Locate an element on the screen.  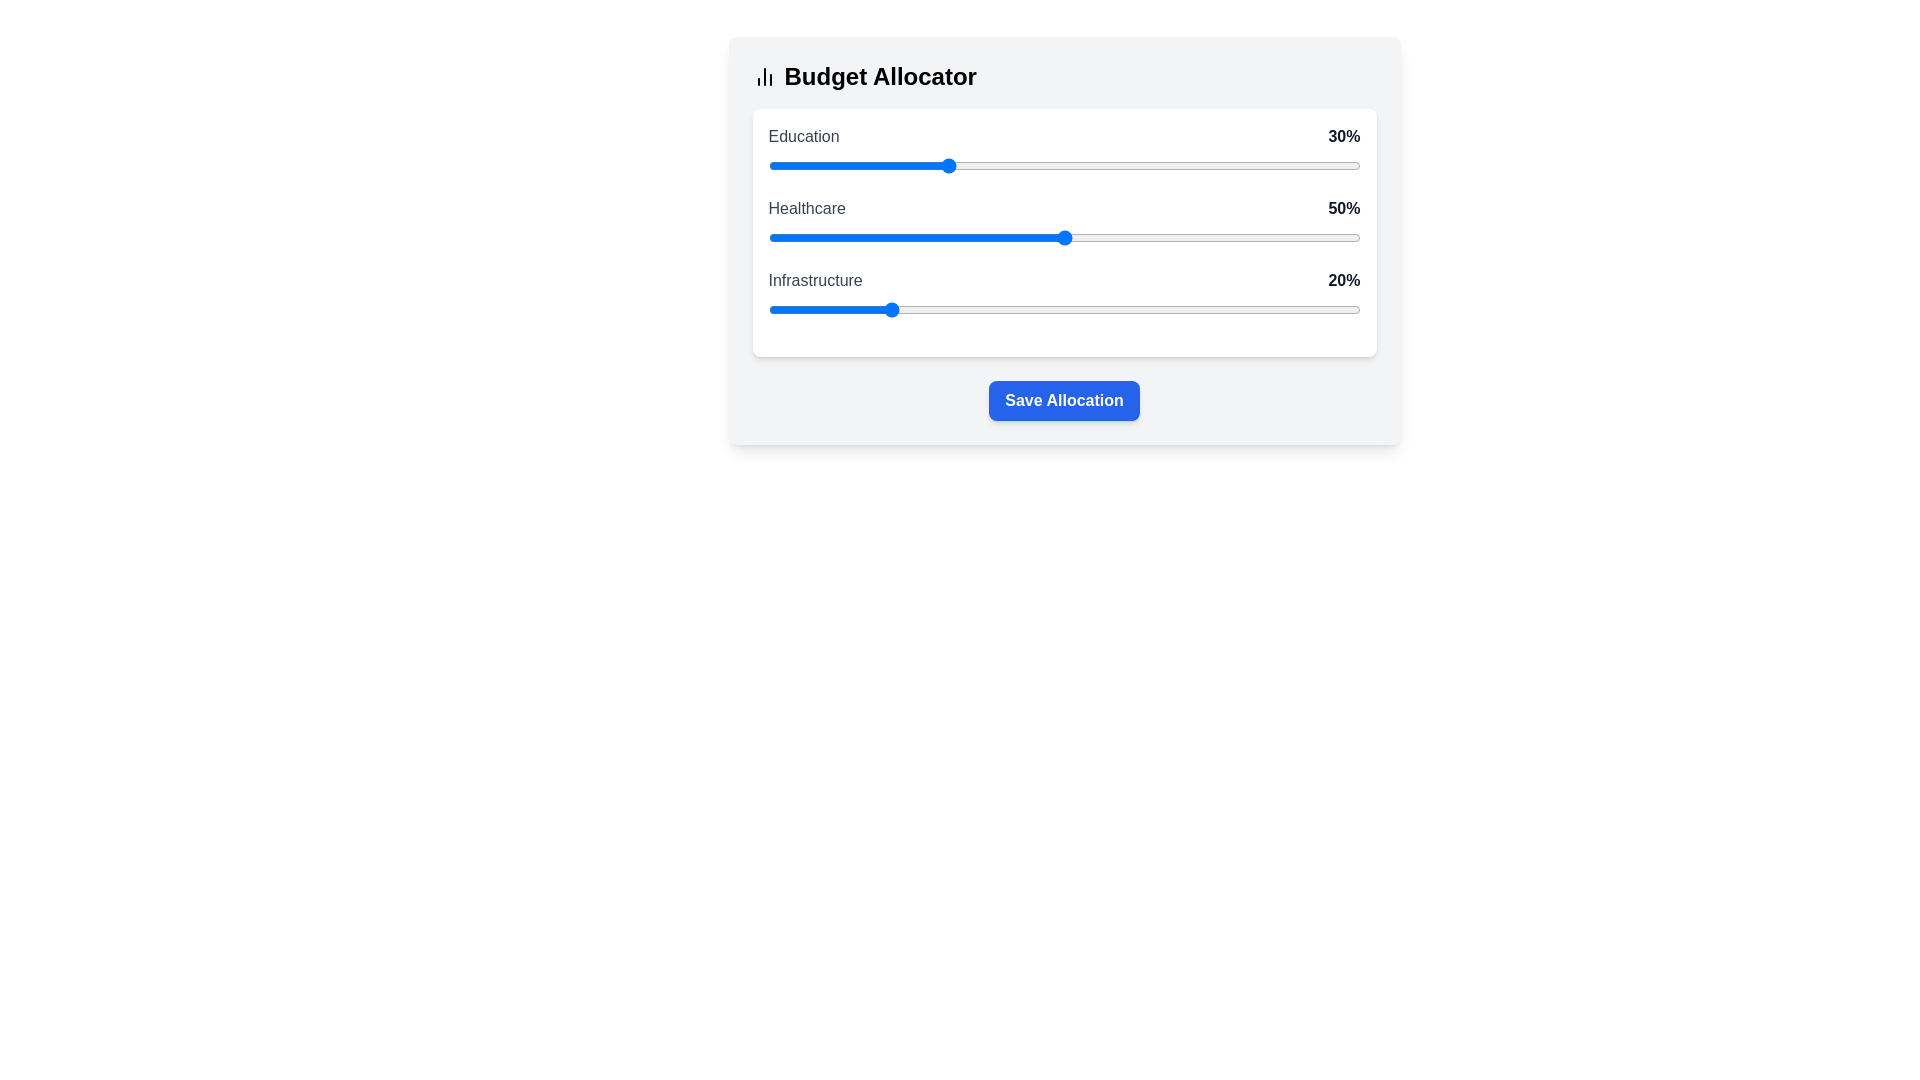
the 'Infrastructure 20%' range slider is located at coordinates (1063, 309).